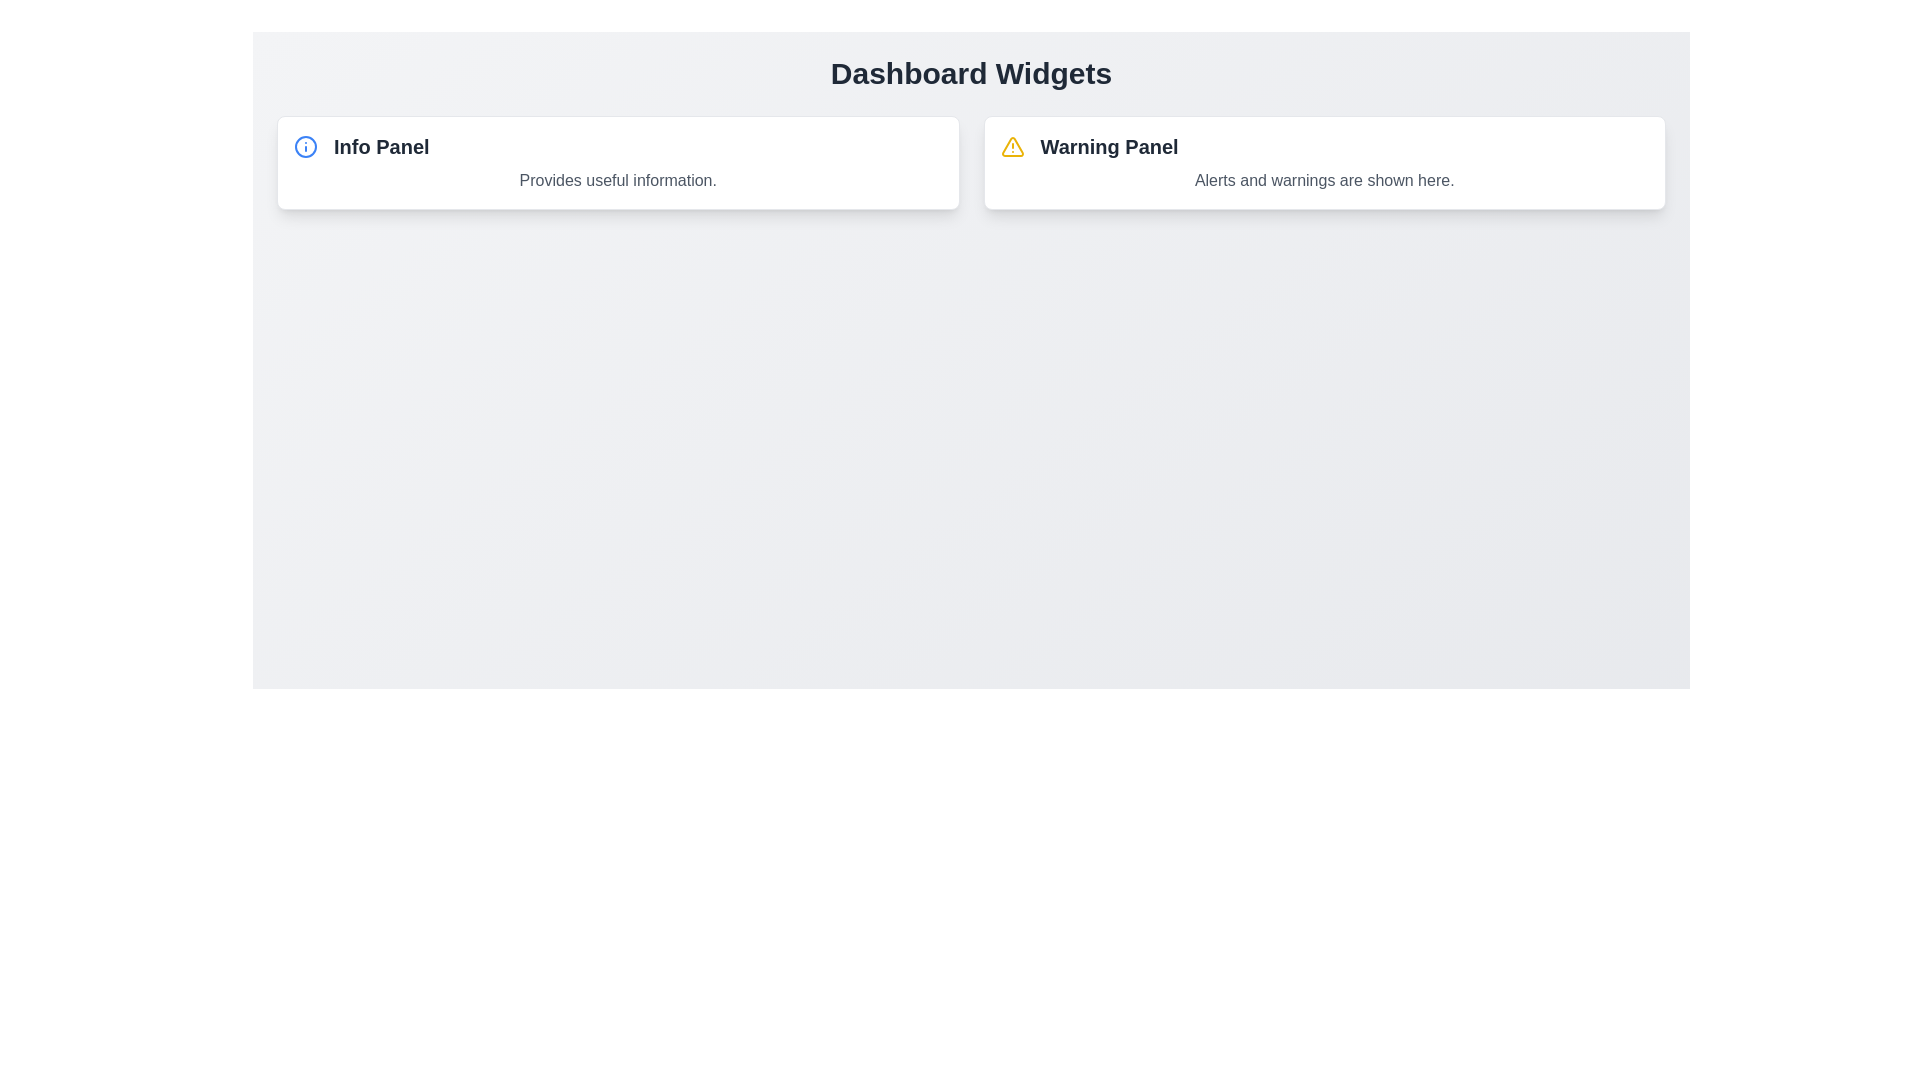 This screenshot has height=1080, width=1920. Describe the element at coordinates (305, 145) in the screenshot. I see `the SVG Icon located in the left part of the 'Info Panel' component, which serves as a static visual indicator for the panel` at that location.